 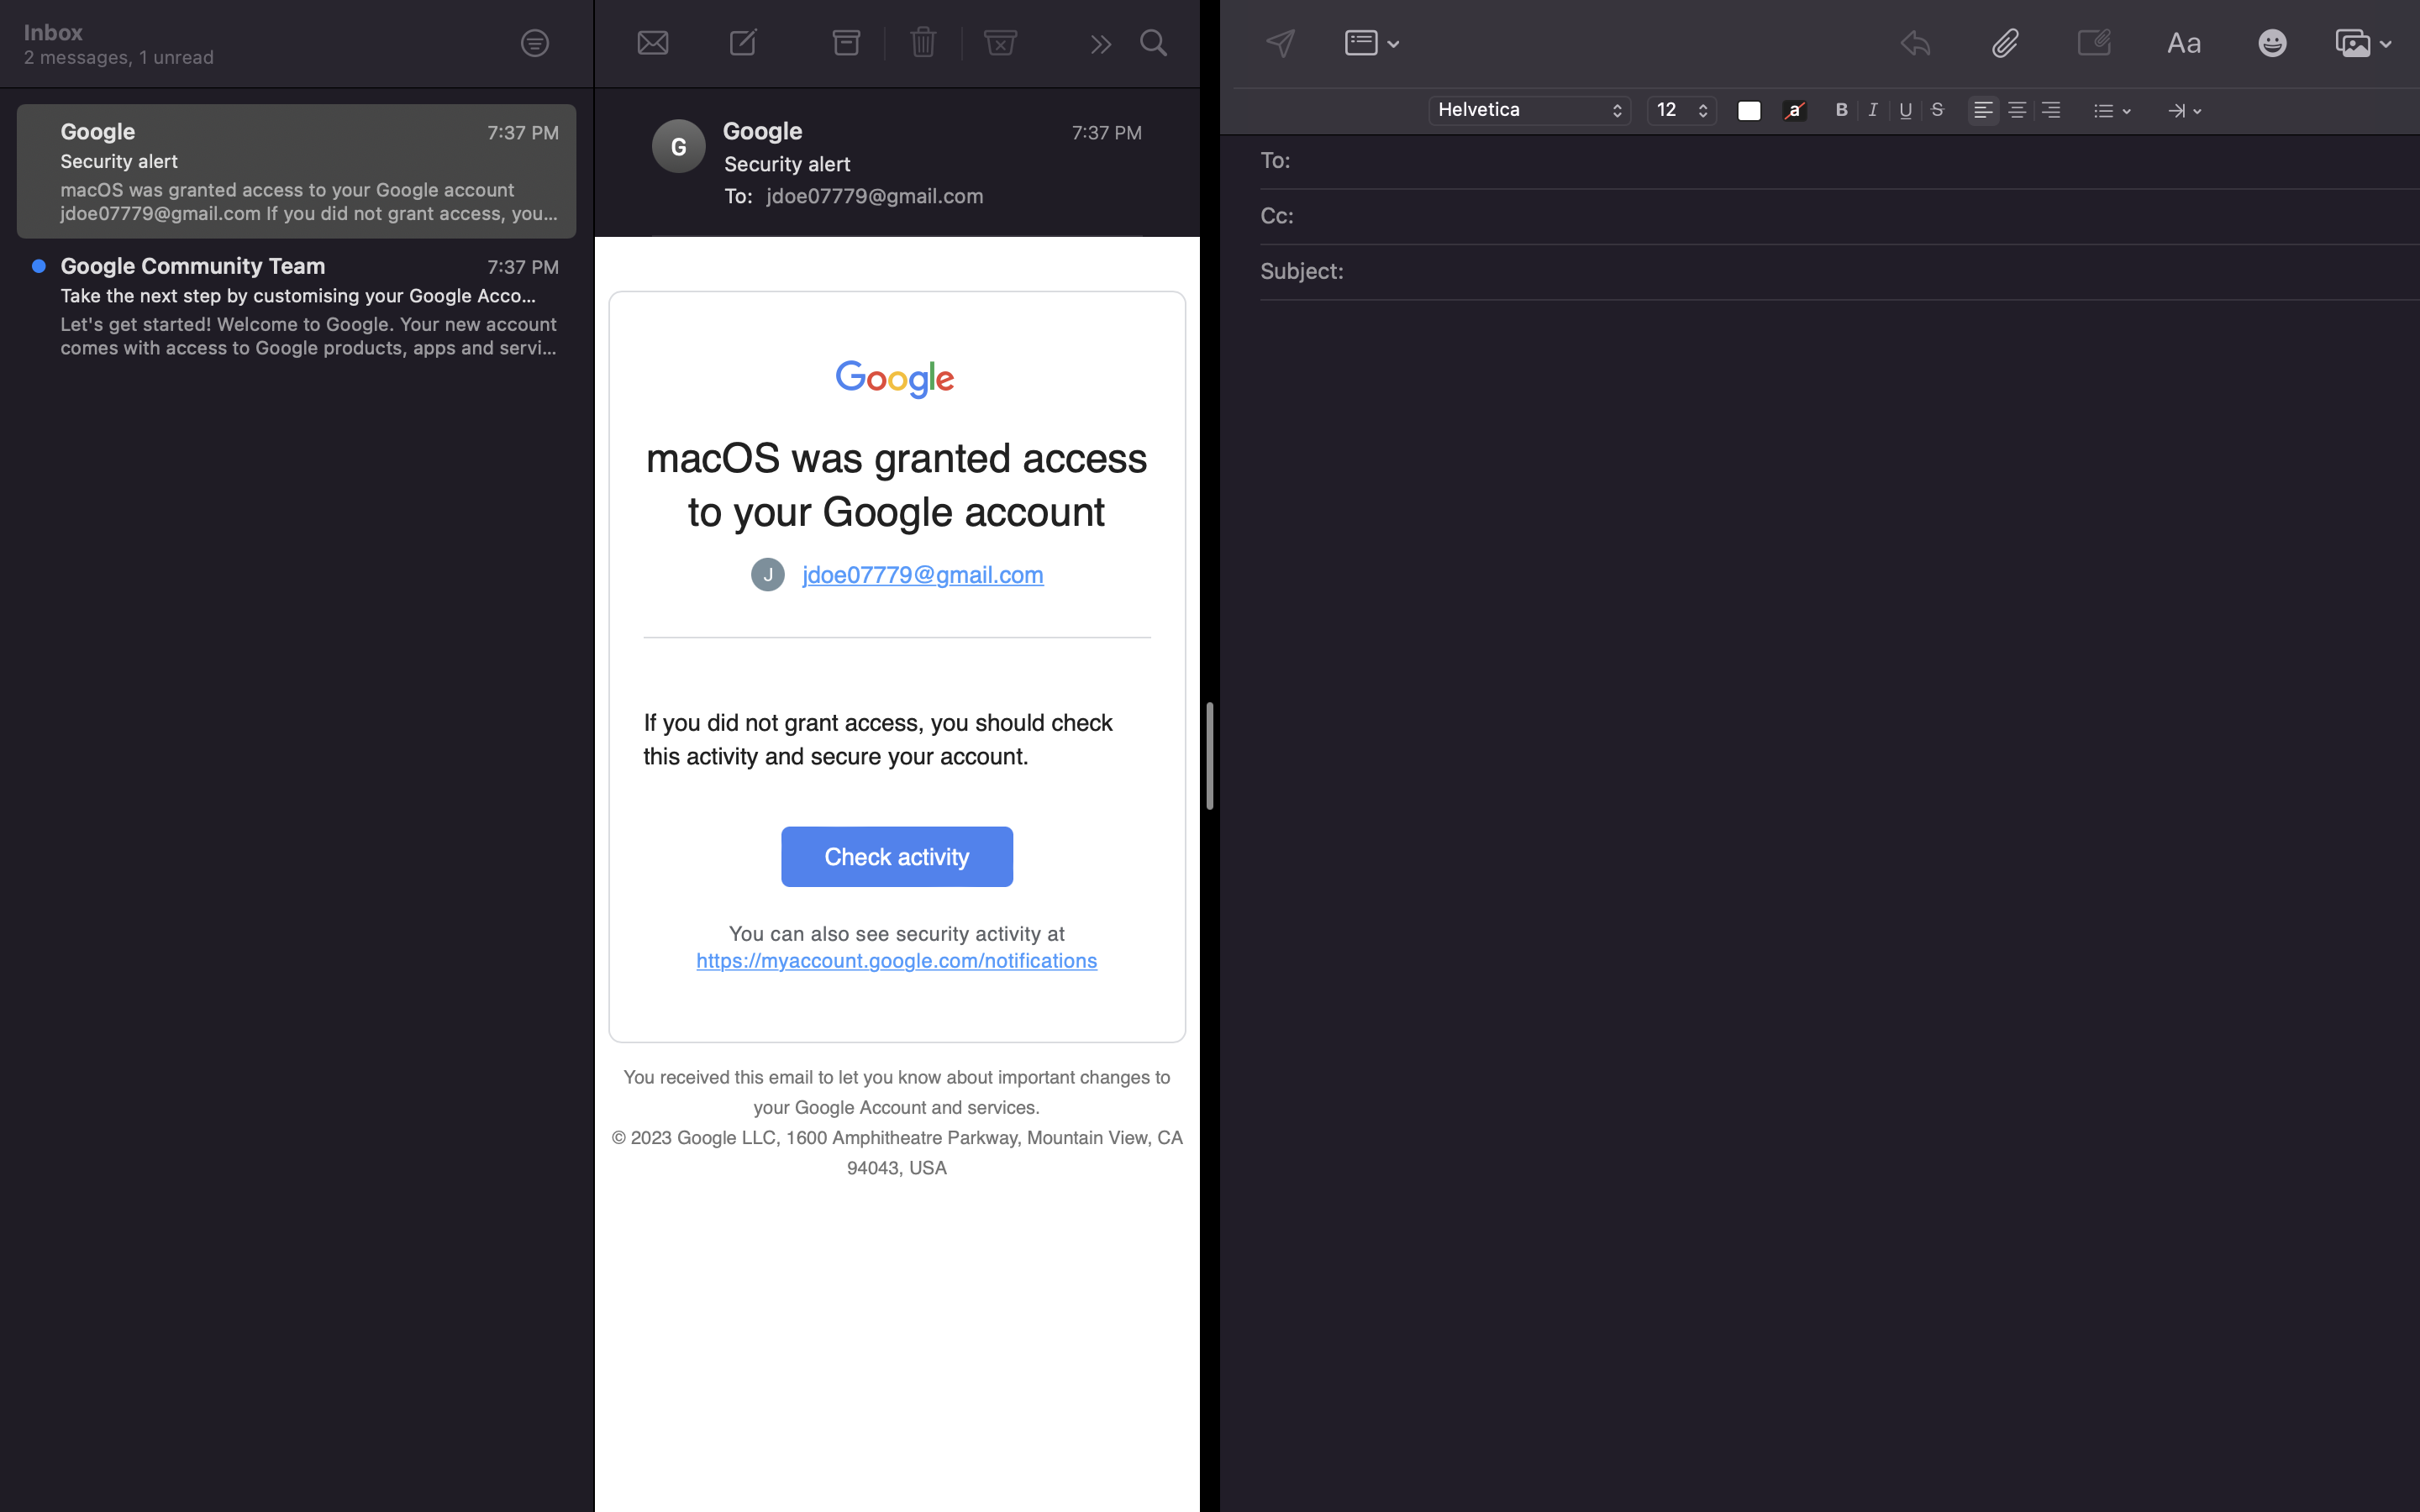 I want to click on Fill the subject bar with "Application for job" and confirm, so click(x=1865, y=273).